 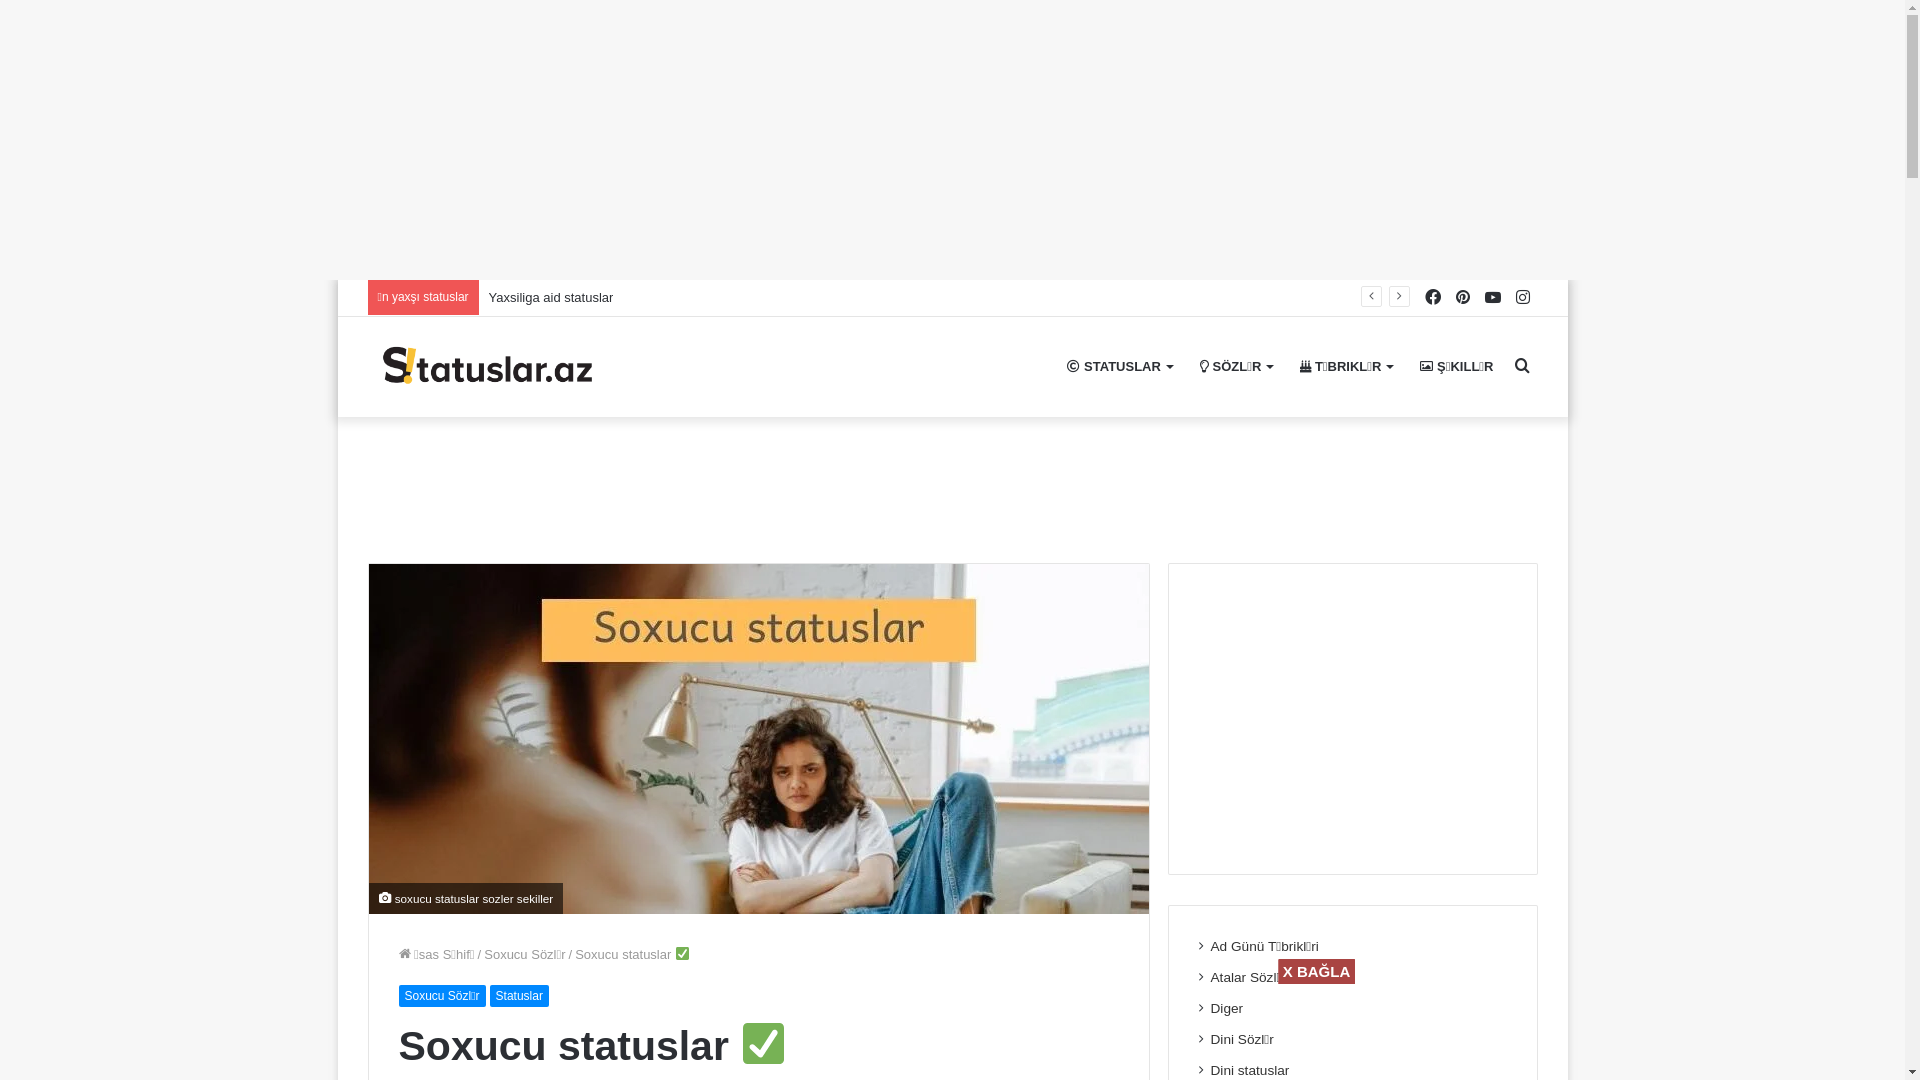 I want to click on 'Facebook', so click(x=1432, y=297).